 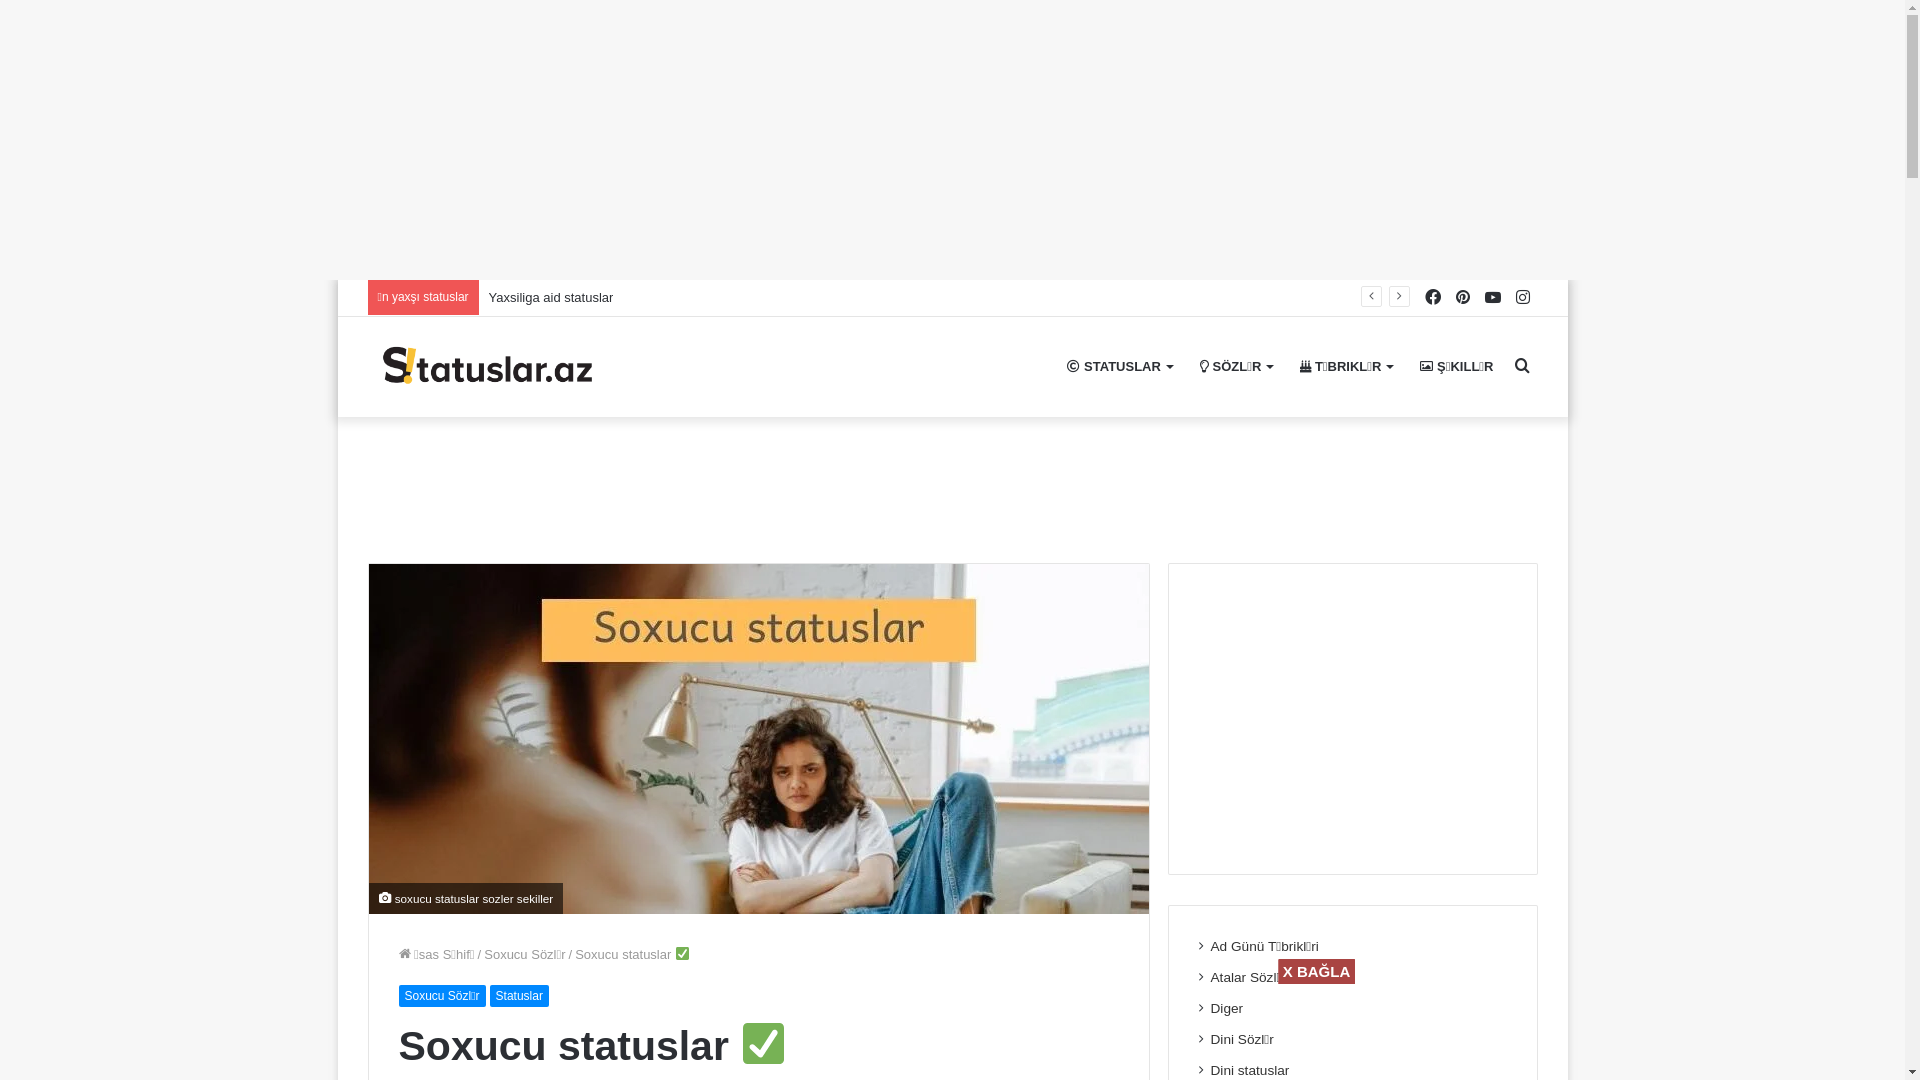 I want to click on 'Facebook', so click(x=1432, y=297).